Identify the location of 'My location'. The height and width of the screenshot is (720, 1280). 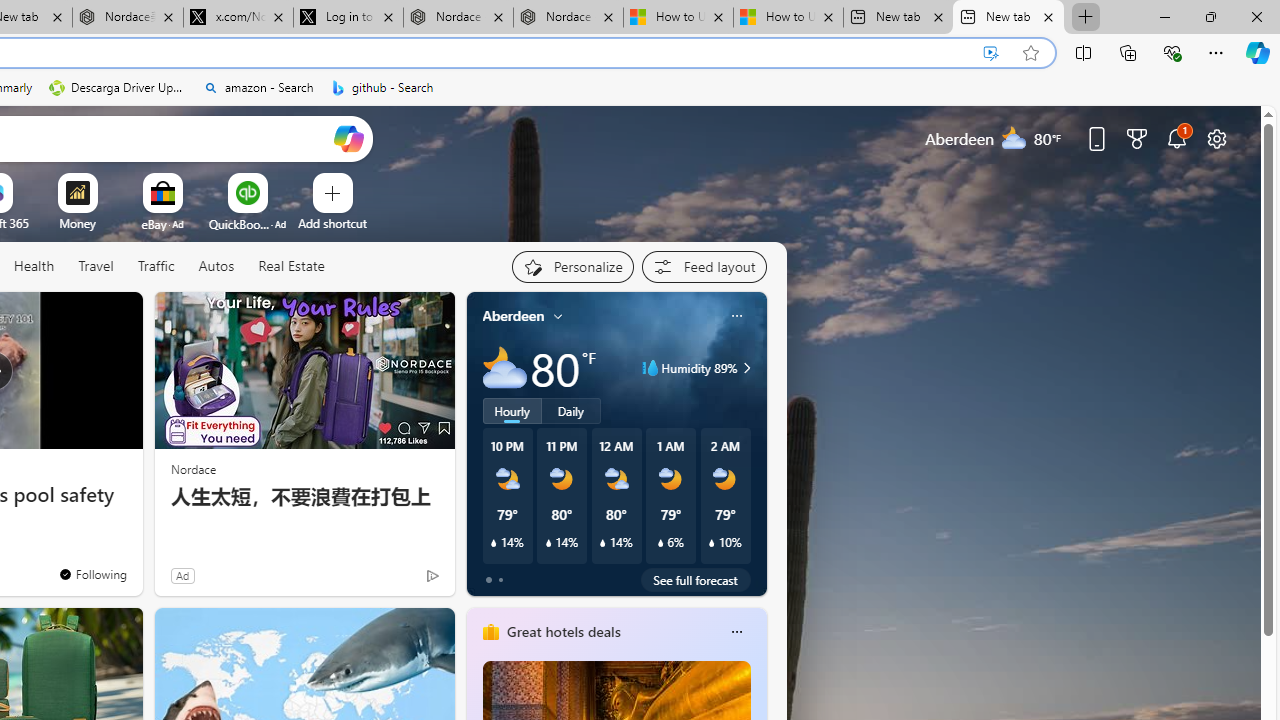
(558, 315).